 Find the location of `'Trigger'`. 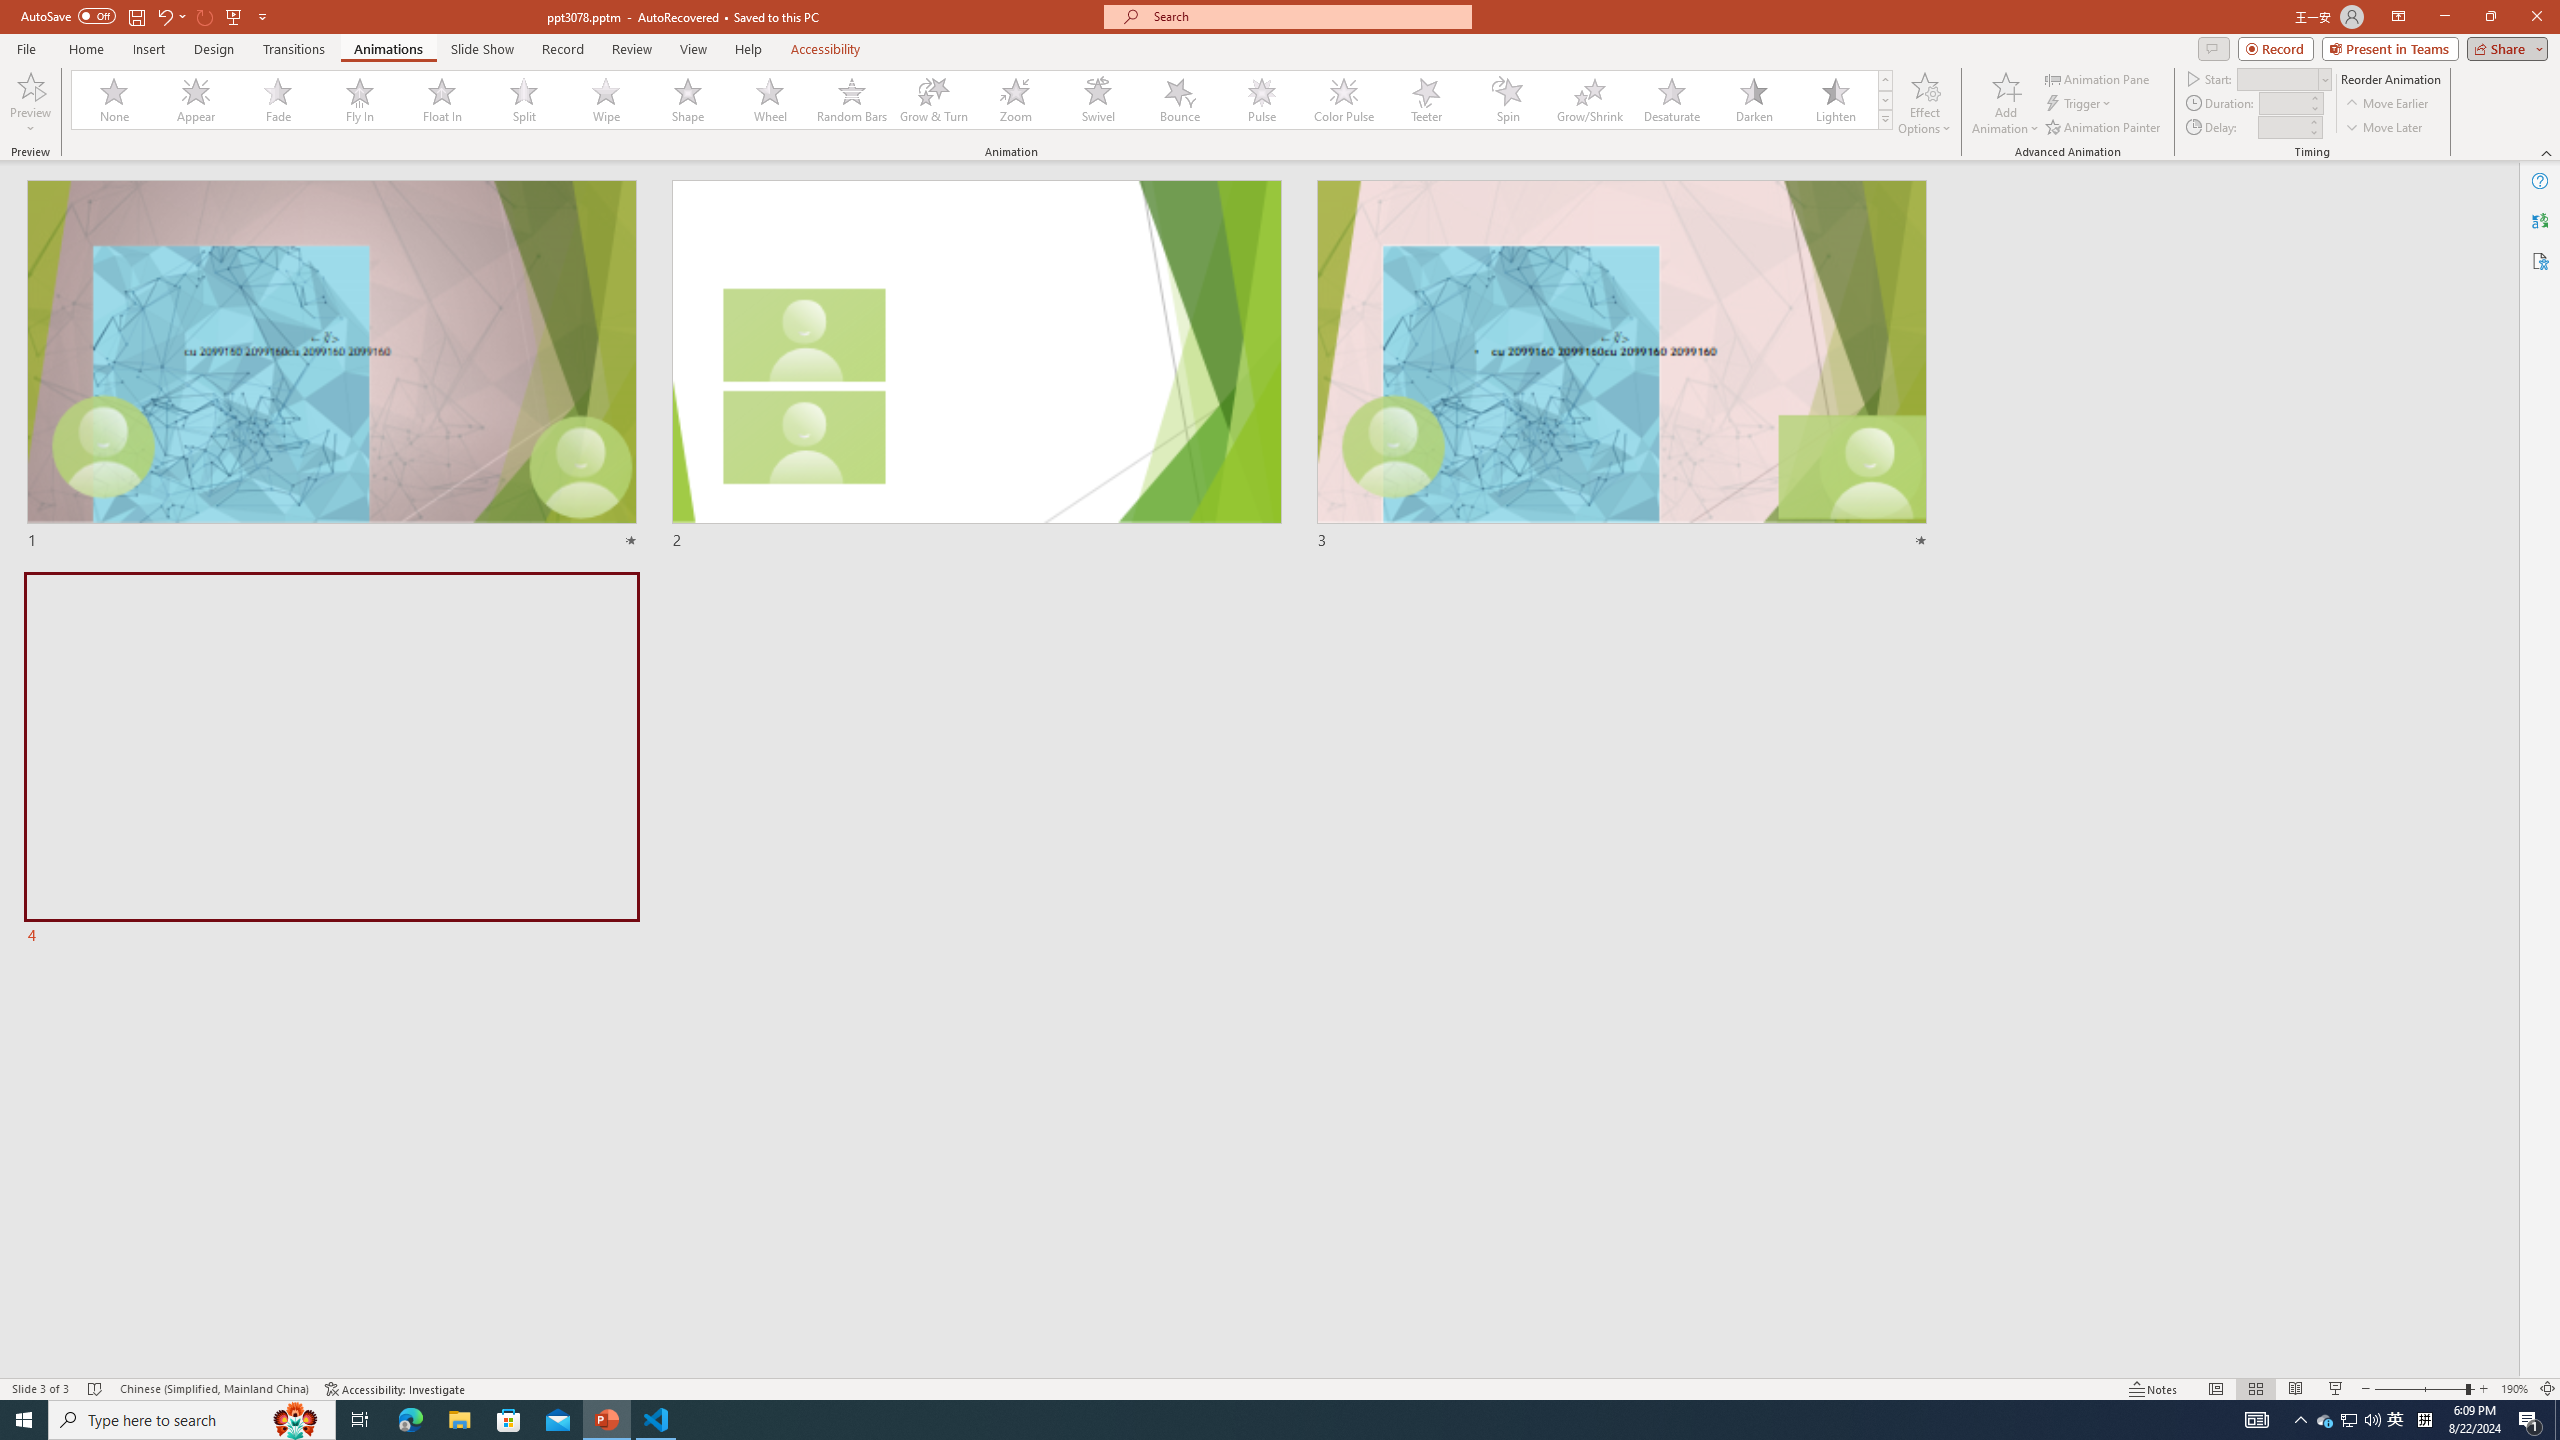

'Trigger' is located at coordinates (2079, 103).